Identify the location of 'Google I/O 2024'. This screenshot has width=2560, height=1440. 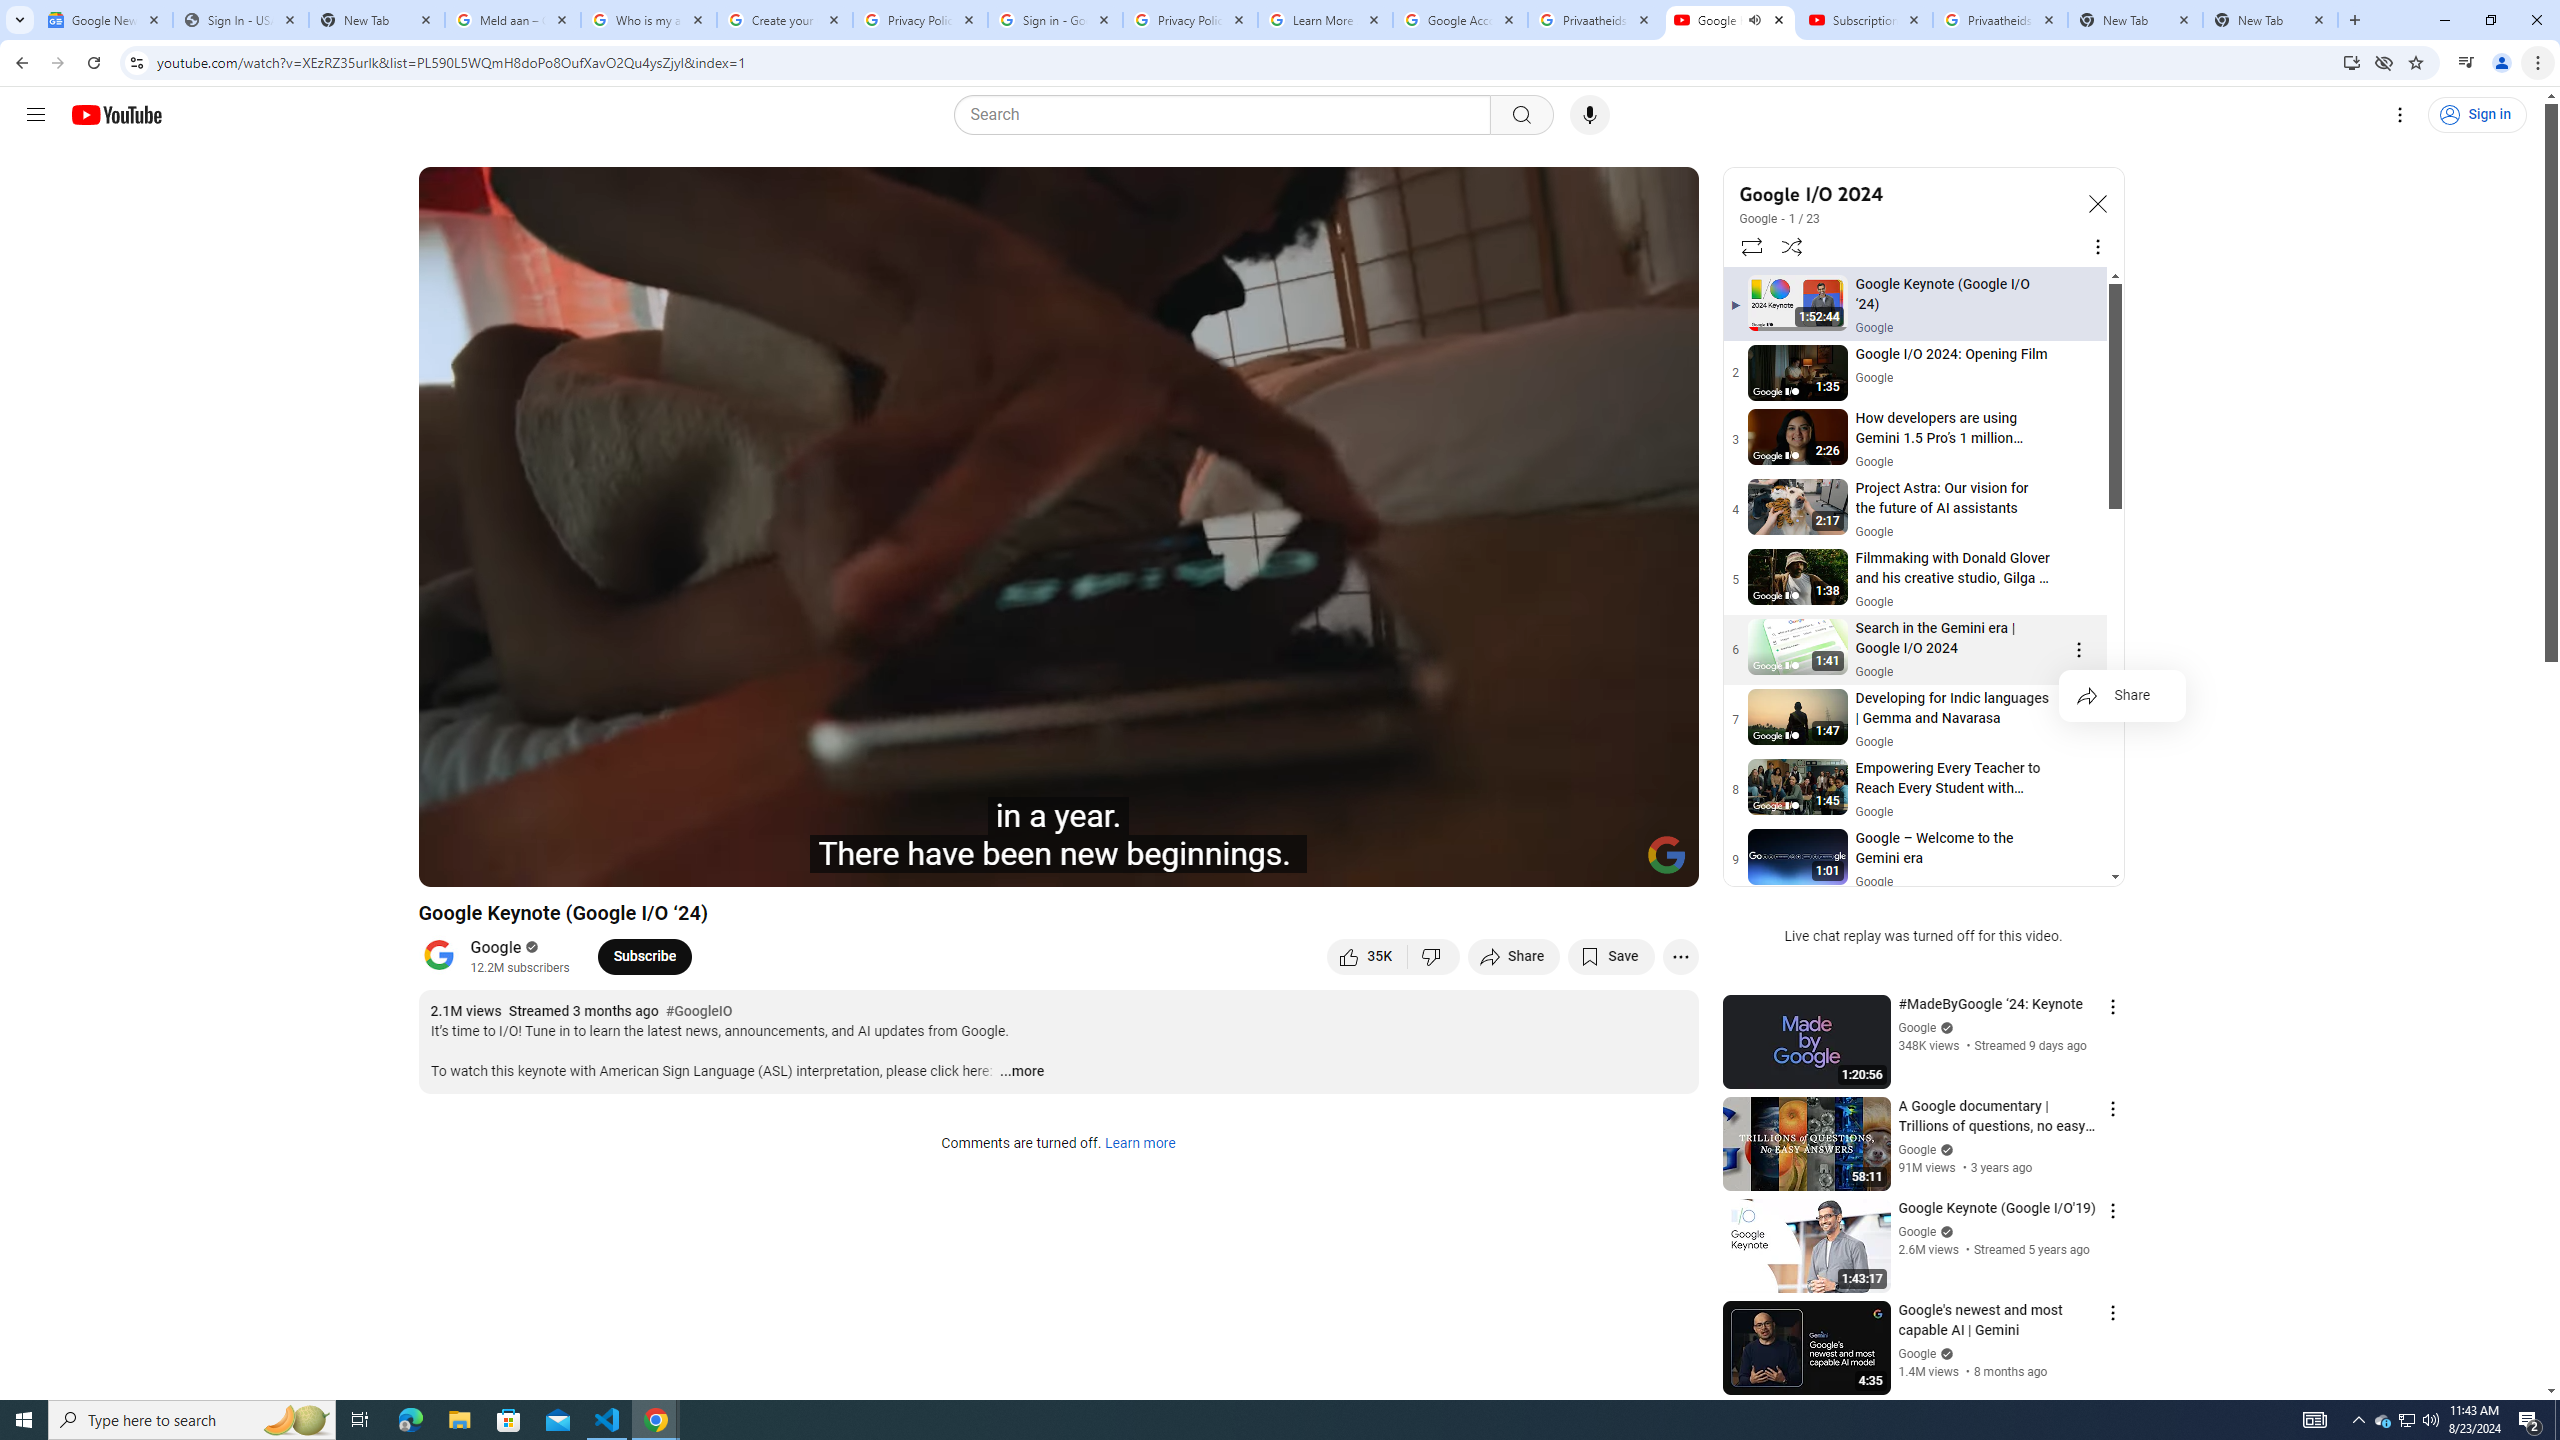
(1903, 192).